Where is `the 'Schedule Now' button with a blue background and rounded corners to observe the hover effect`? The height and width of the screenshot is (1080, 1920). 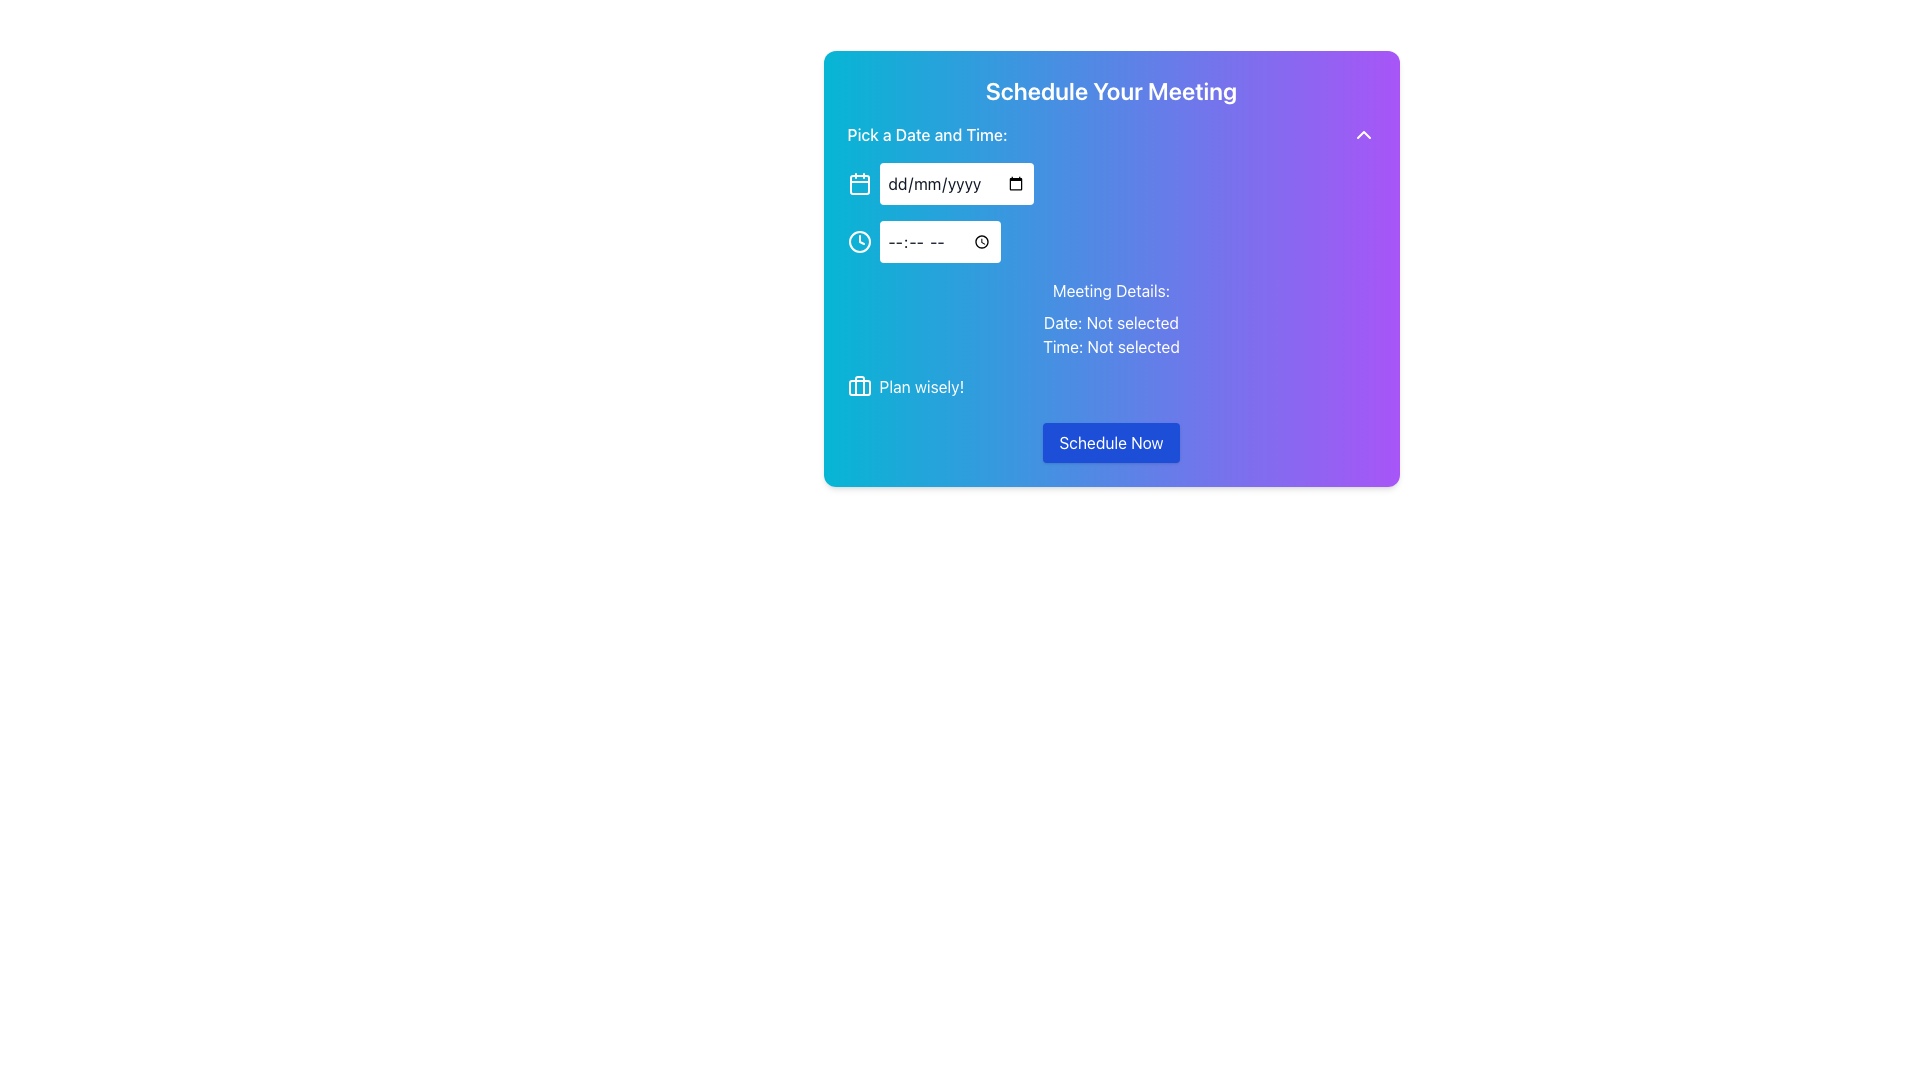
the 'Schedule Now' button with a blue background and rounded corners to observe the hover effect is located at coordinates (1110, 442).